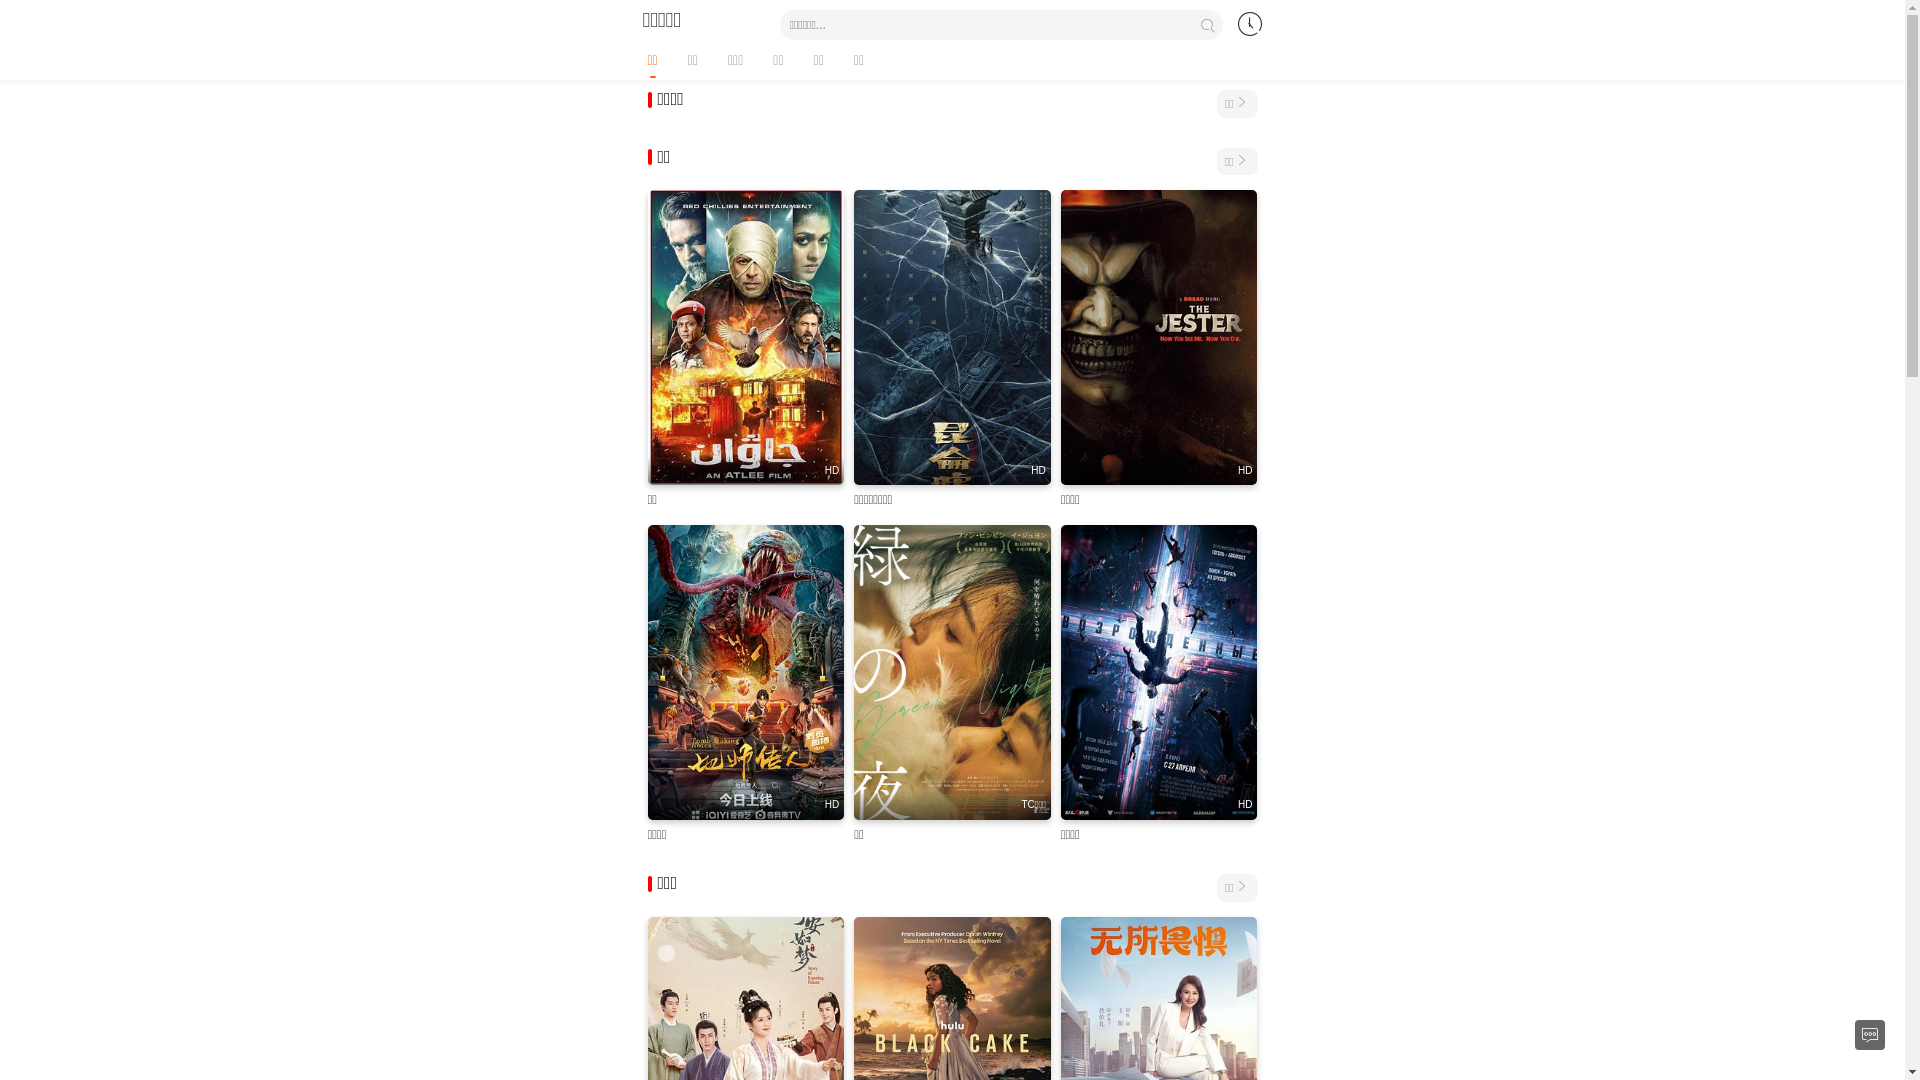 The width and height of the screenshot is (1920, 1080). Describe the element at coordinates (951, 336) in the screenshot. I see `'HD'` at that location.